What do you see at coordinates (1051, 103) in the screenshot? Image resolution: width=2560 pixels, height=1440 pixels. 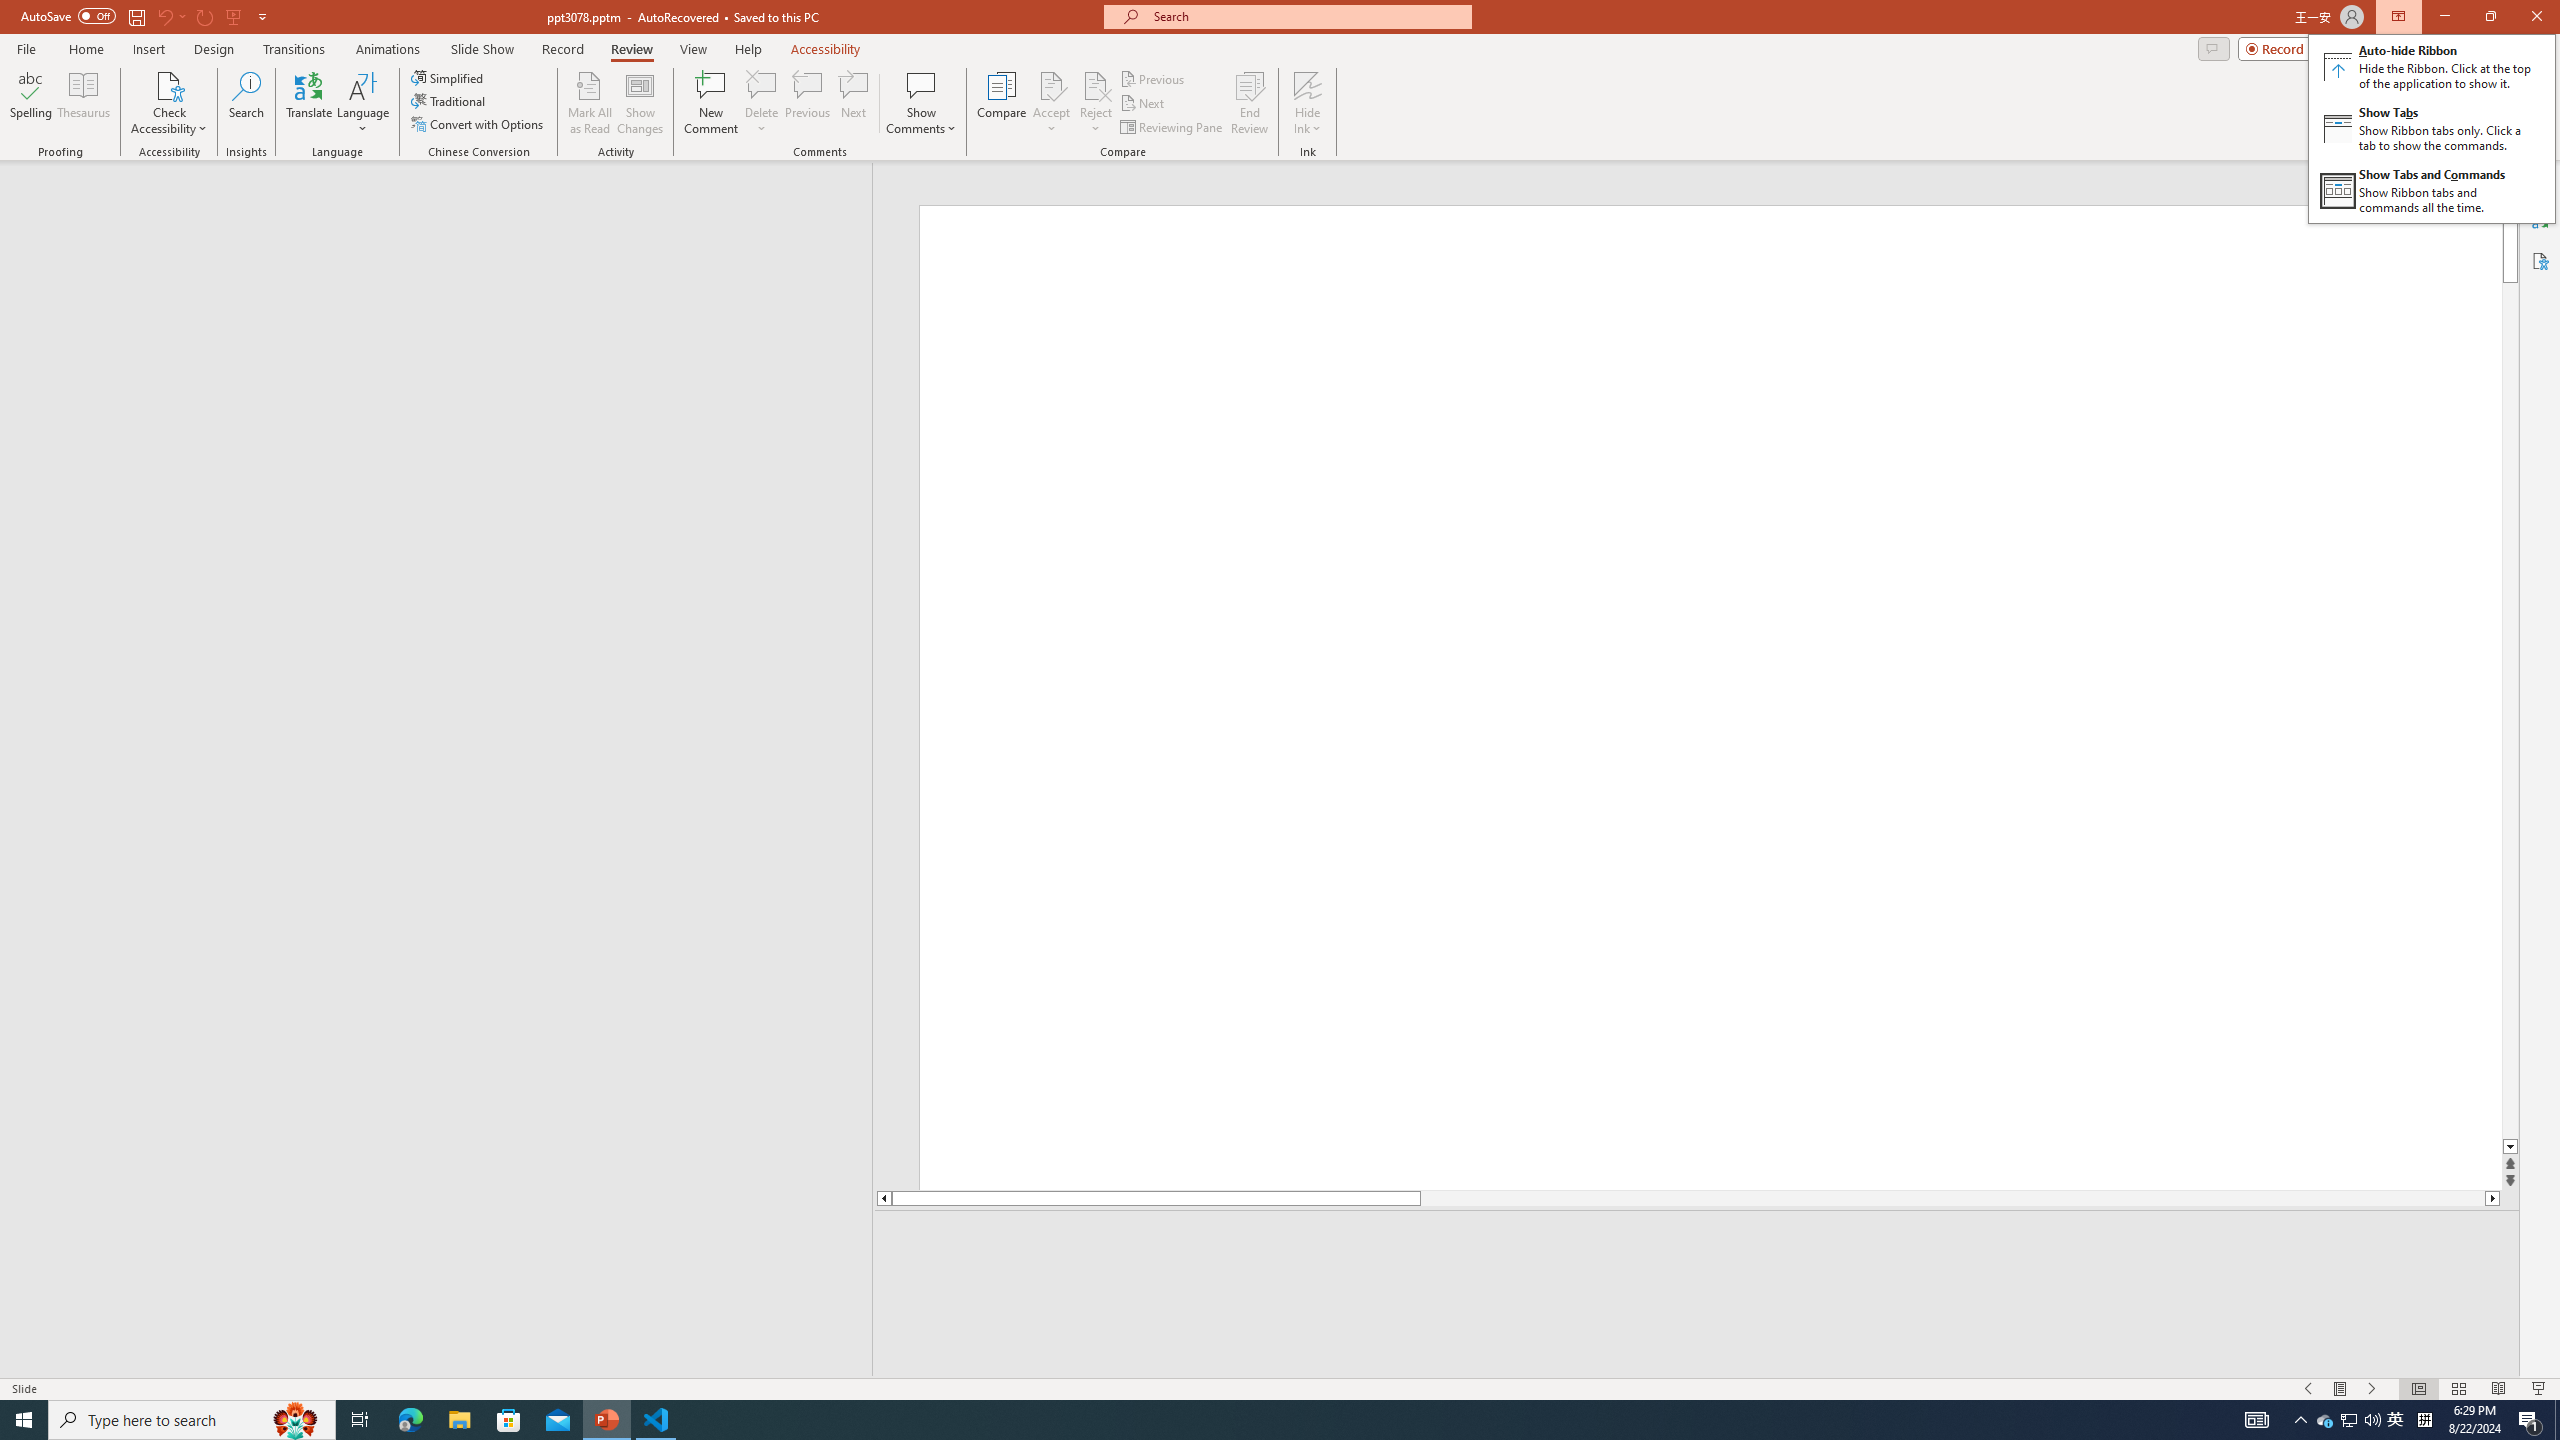 I see `'Accept'` at bounding box center [1051, 103].